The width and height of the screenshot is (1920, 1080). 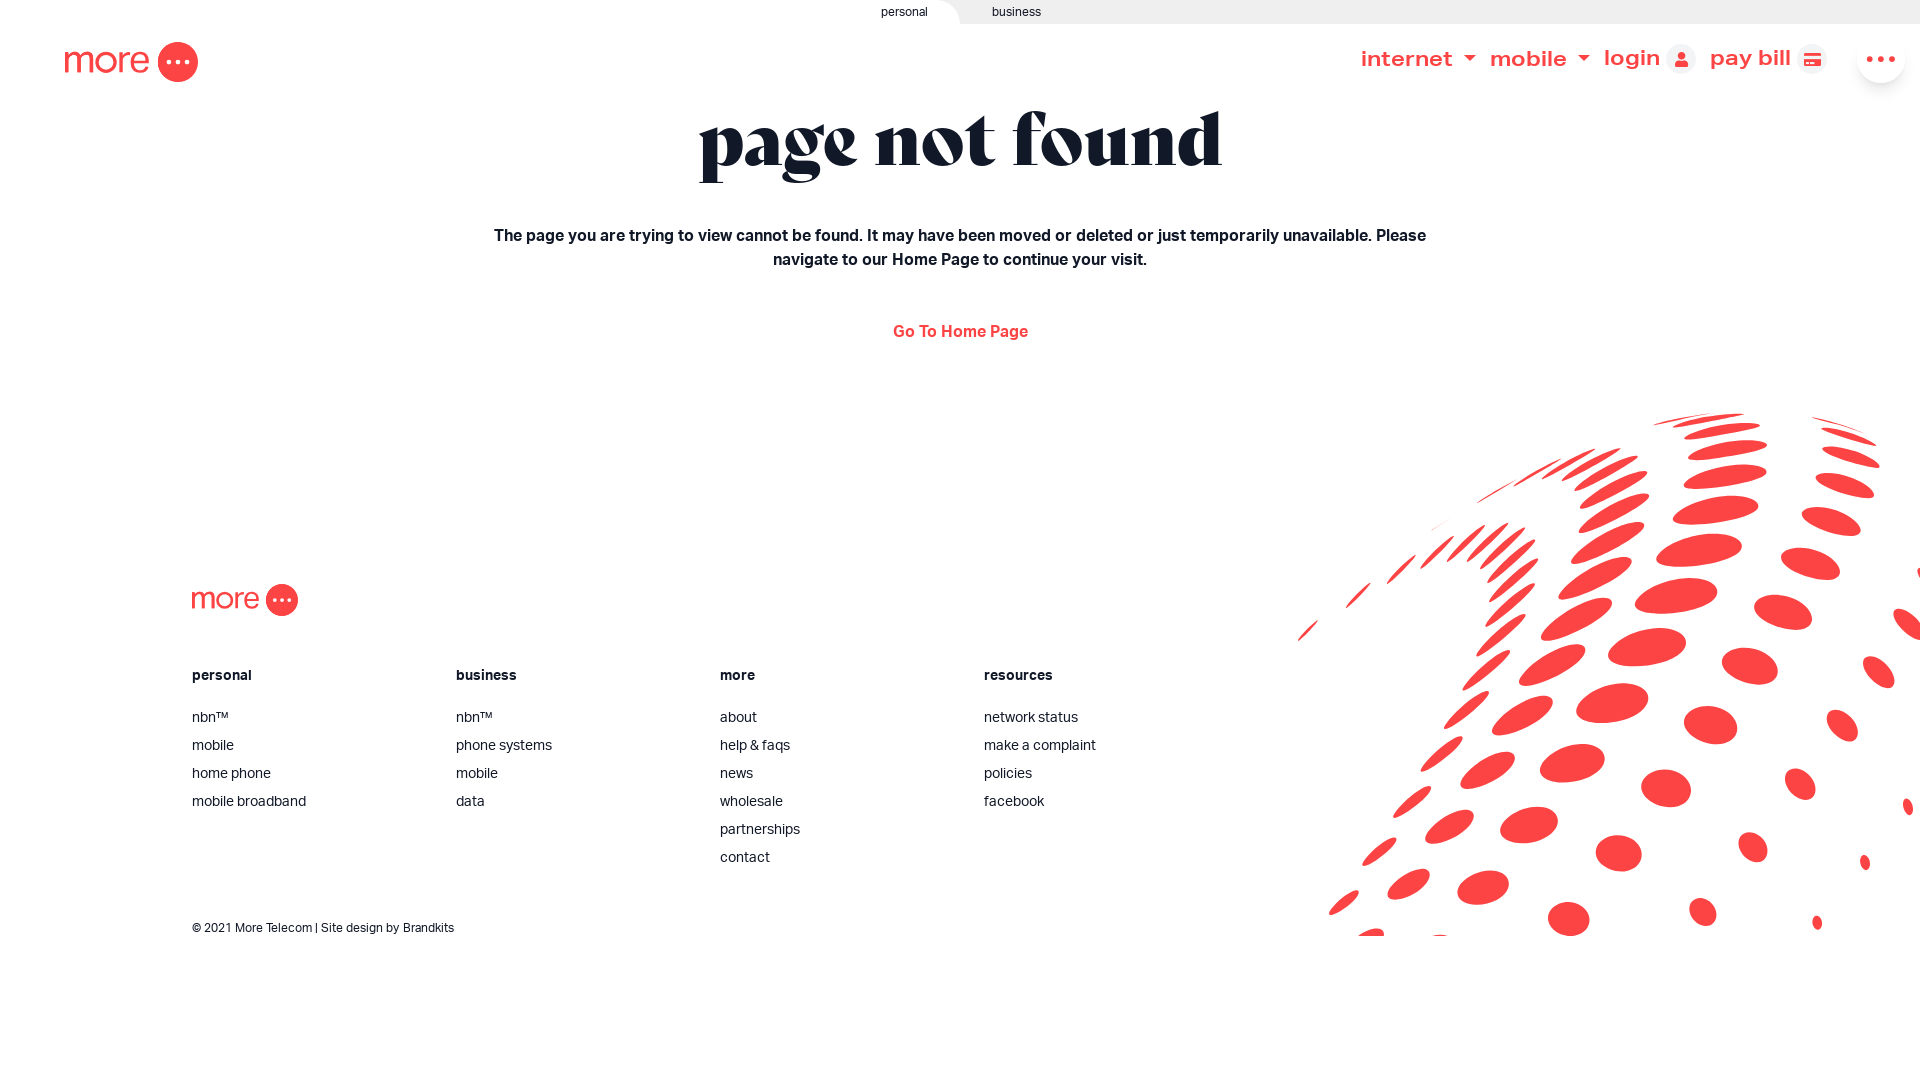 What do you see at coordinates (1098, 716) in the screenshot?
I see `'network status'` at bounding box center [1098, 716].